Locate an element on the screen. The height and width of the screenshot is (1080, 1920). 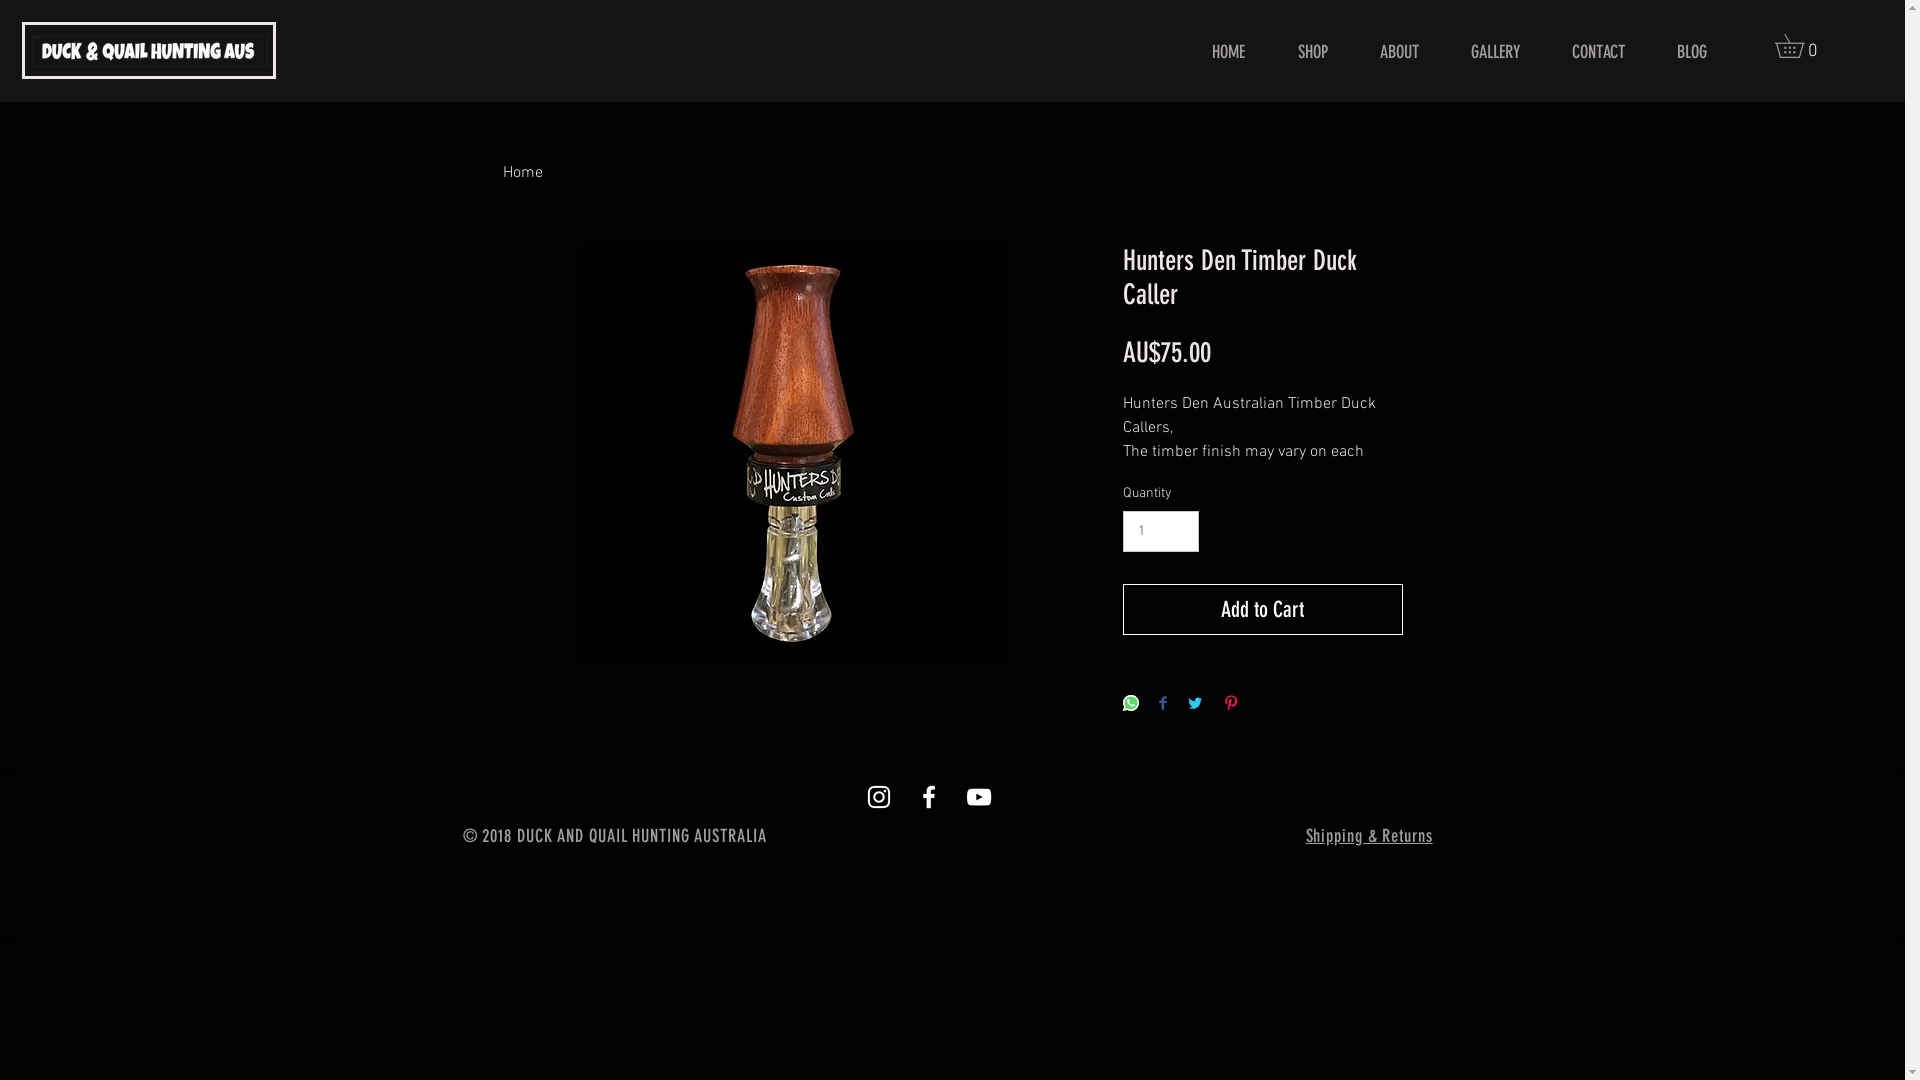
'Shipping & Returns' is located at coordinates (1305, 837).